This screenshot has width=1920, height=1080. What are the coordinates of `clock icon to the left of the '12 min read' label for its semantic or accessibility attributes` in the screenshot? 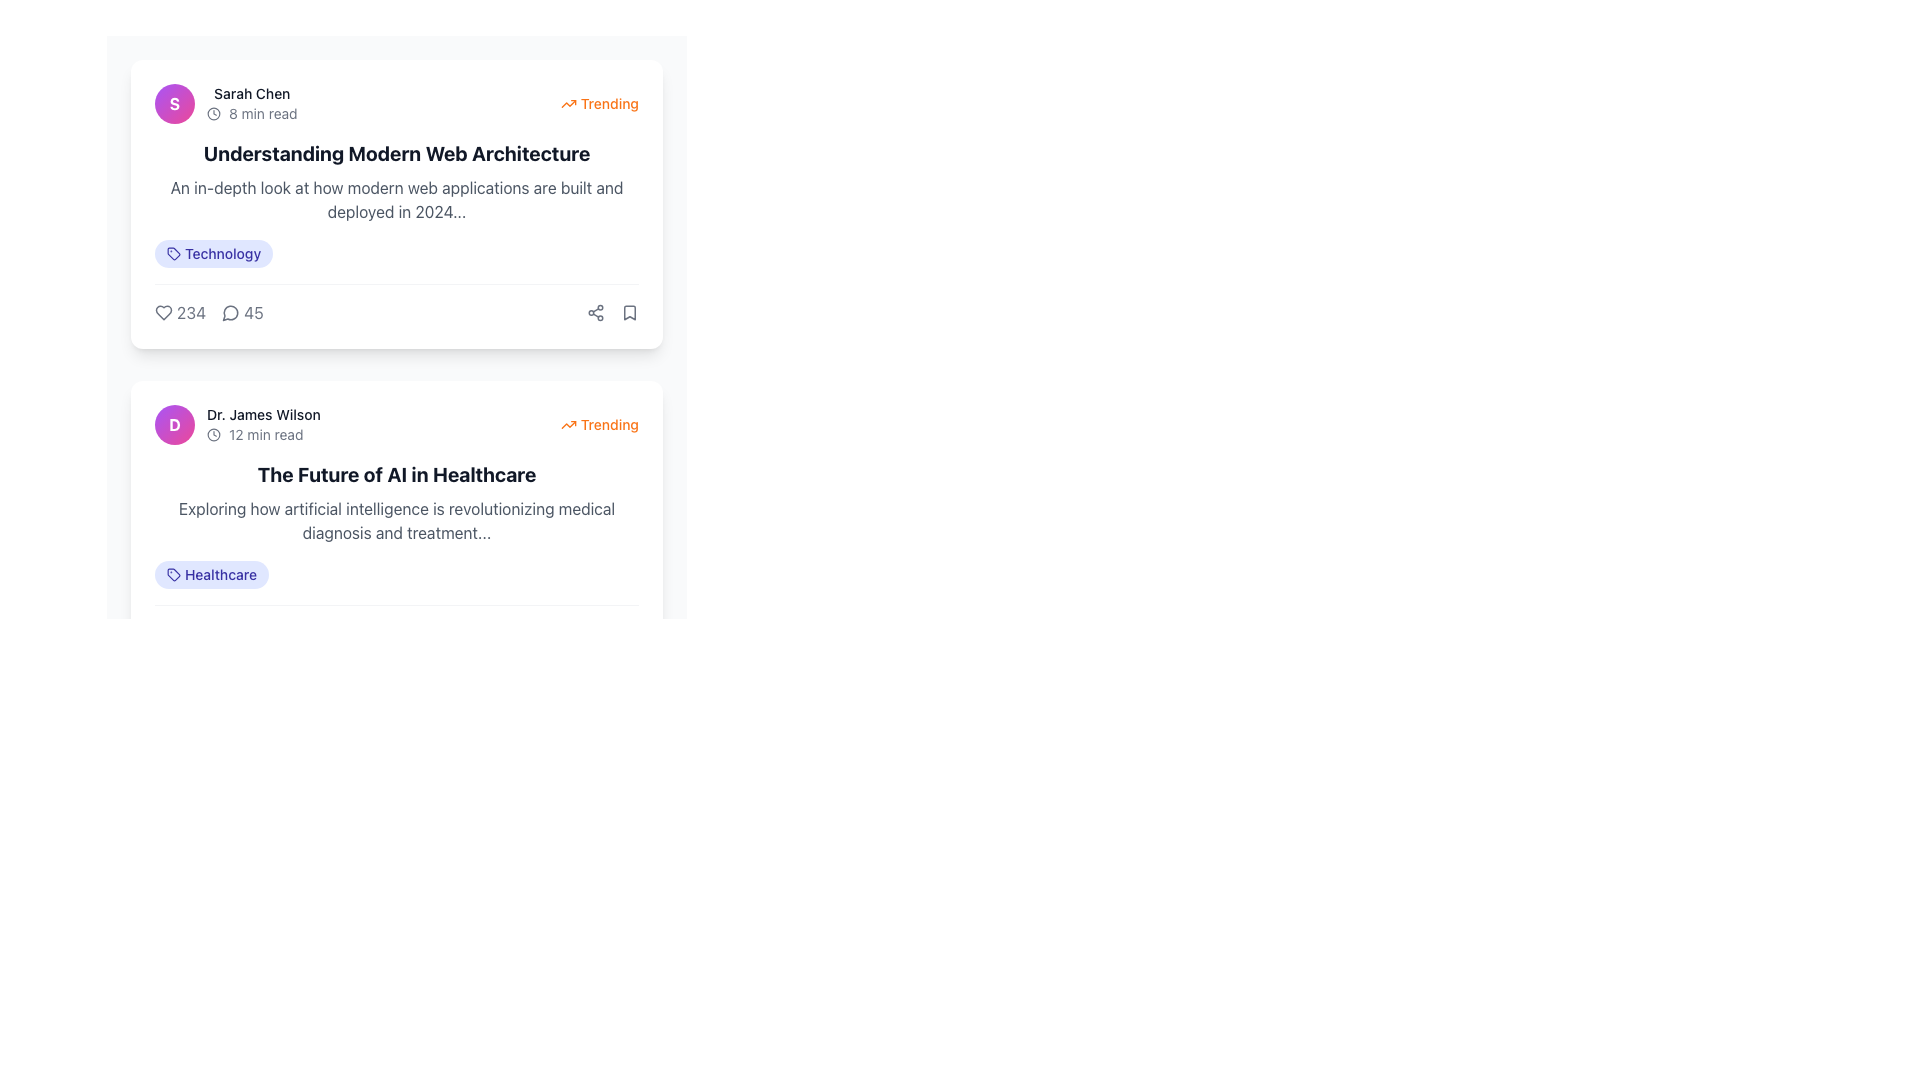 It's located at (214, 434).